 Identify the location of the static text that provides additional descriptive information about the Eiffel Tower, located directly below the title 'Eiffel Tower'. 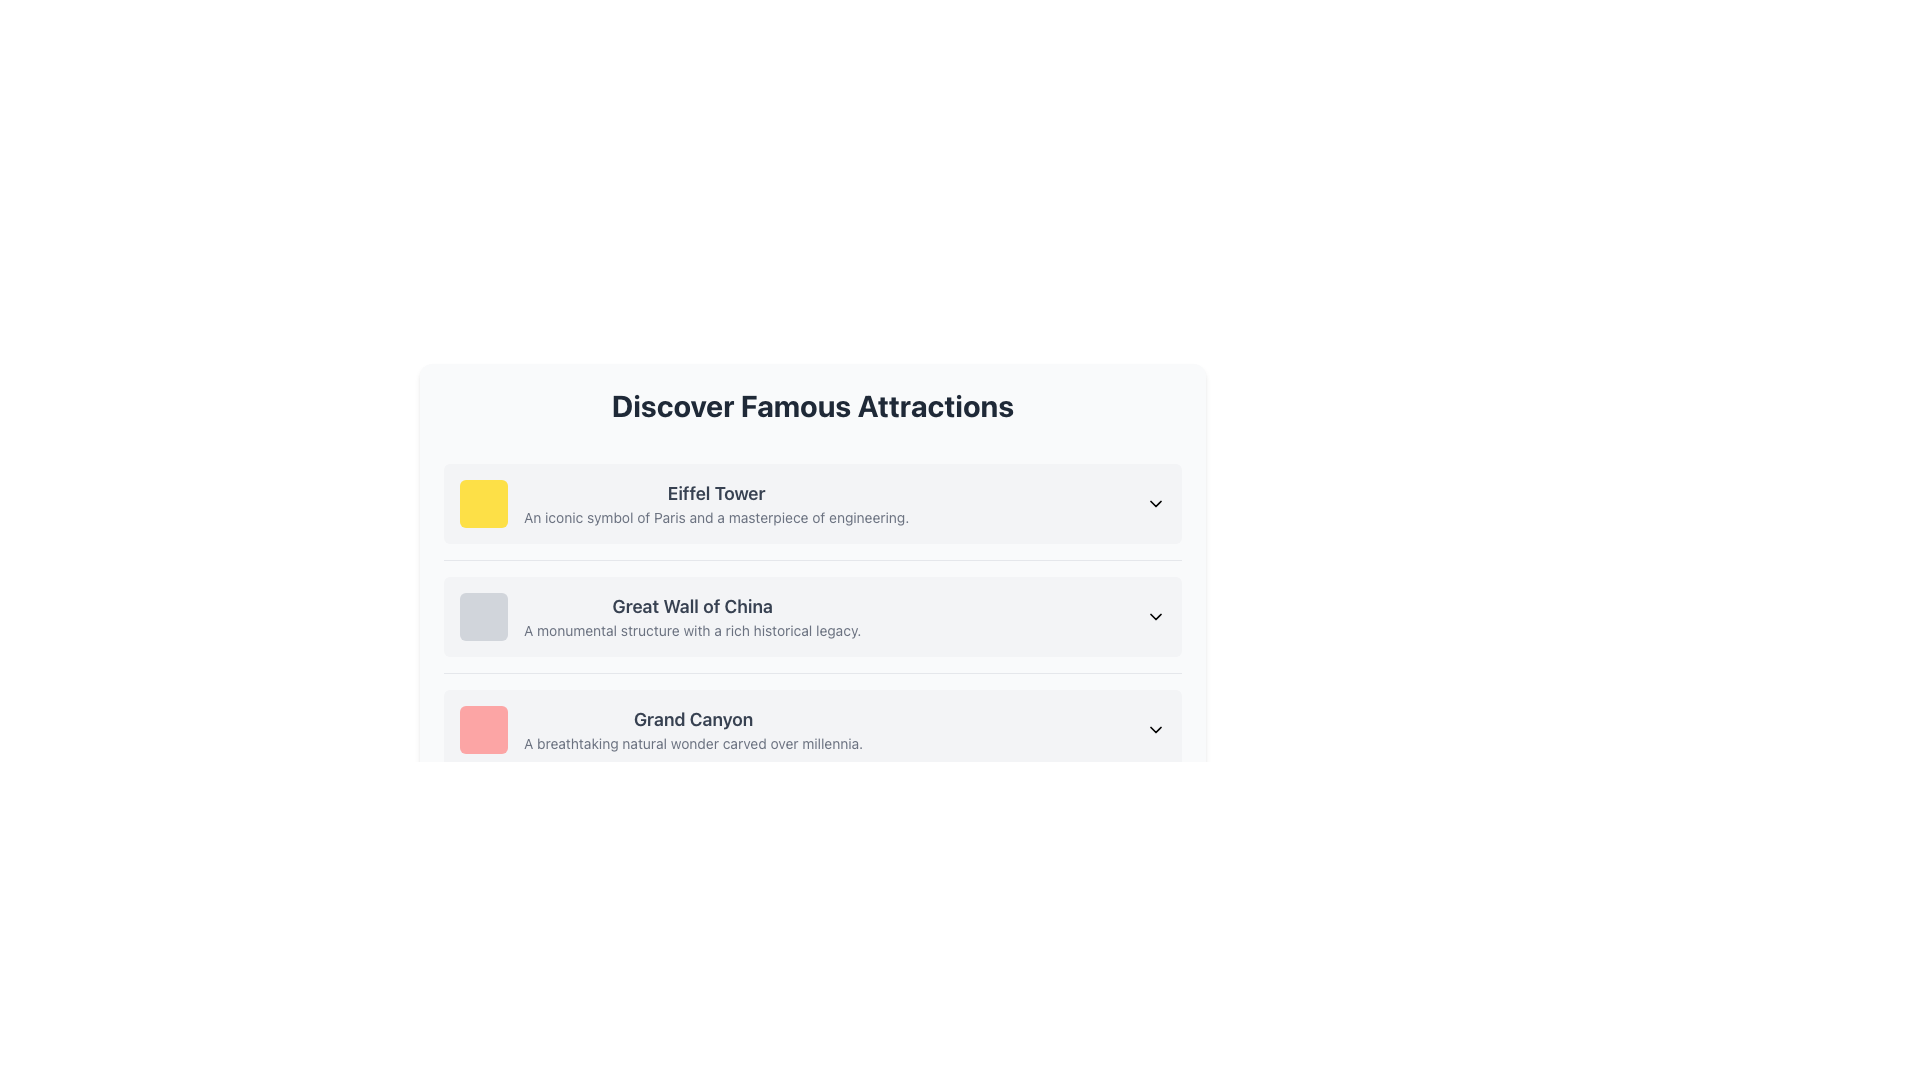
(716, 516).